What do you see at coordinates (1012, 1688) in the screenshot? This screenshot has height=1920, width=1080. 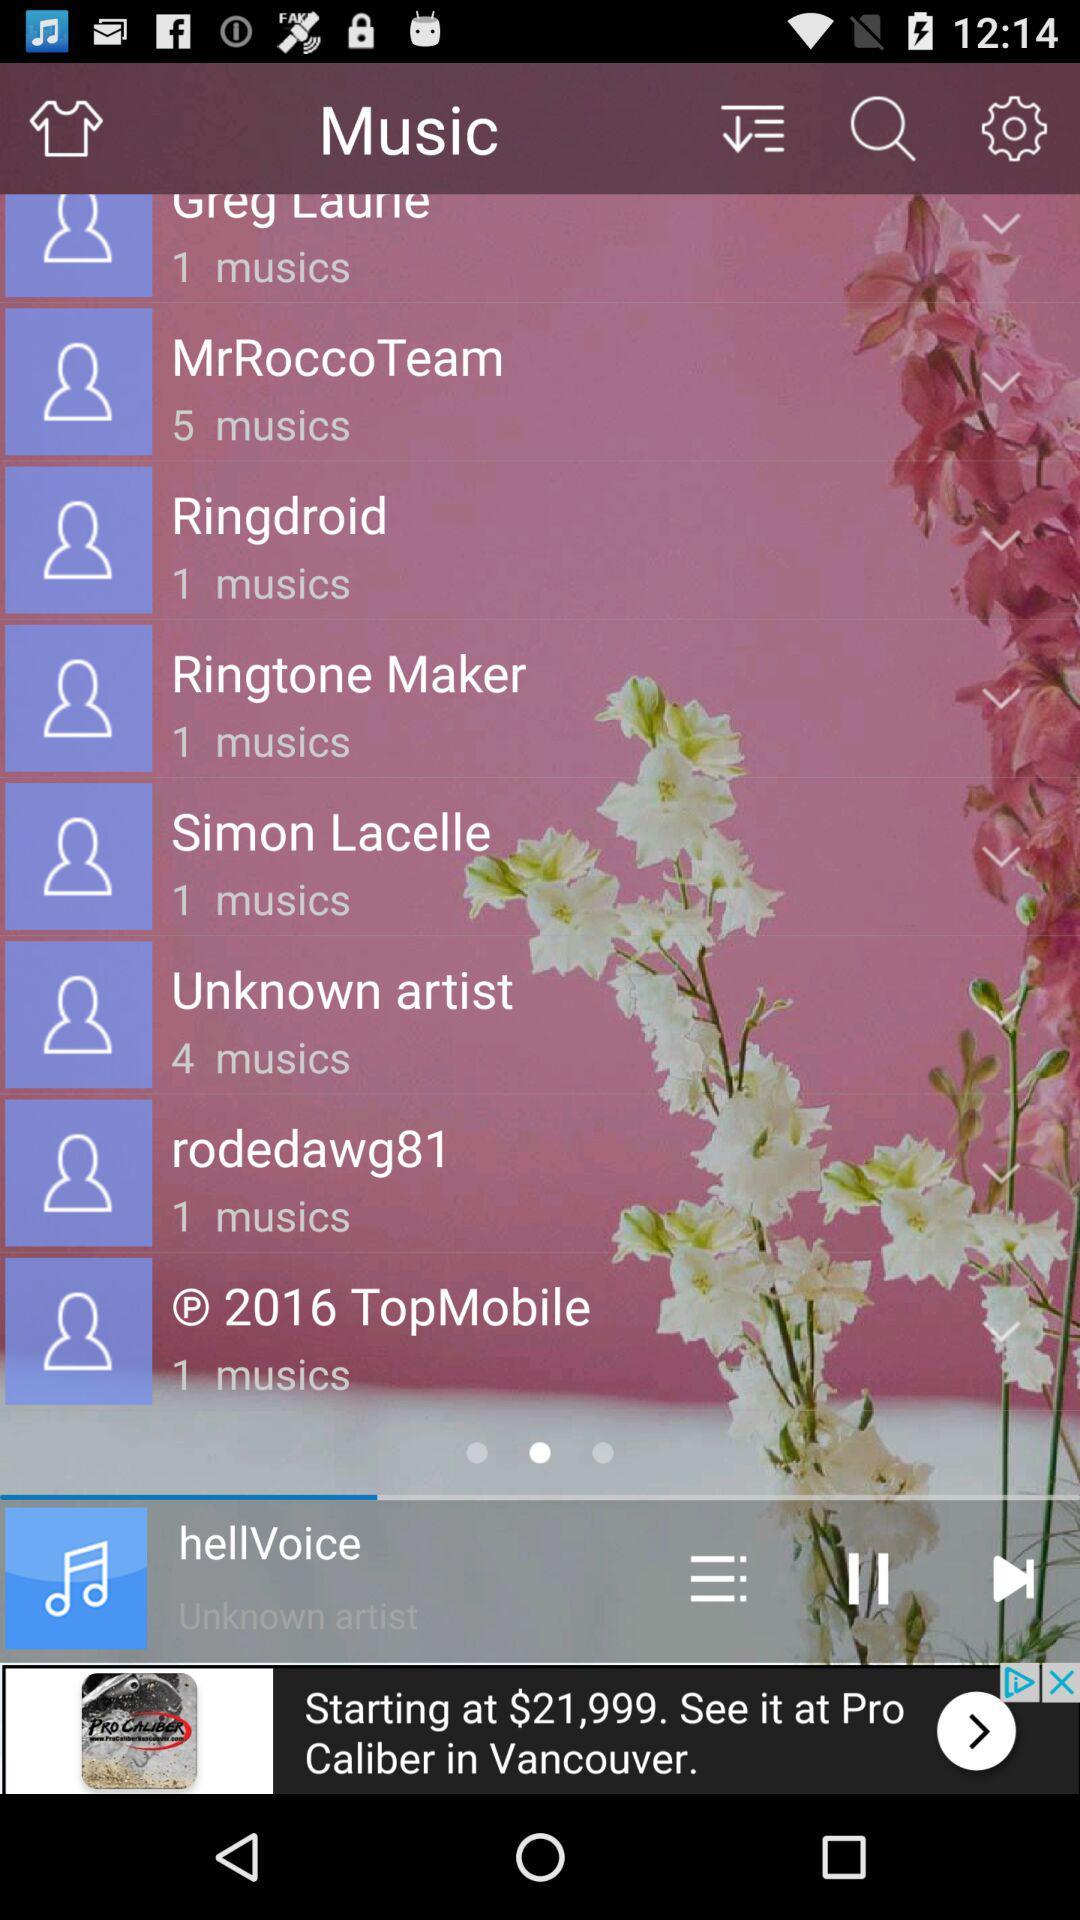 I see `the skip_next icon` at bounding box center [1012, 1688].